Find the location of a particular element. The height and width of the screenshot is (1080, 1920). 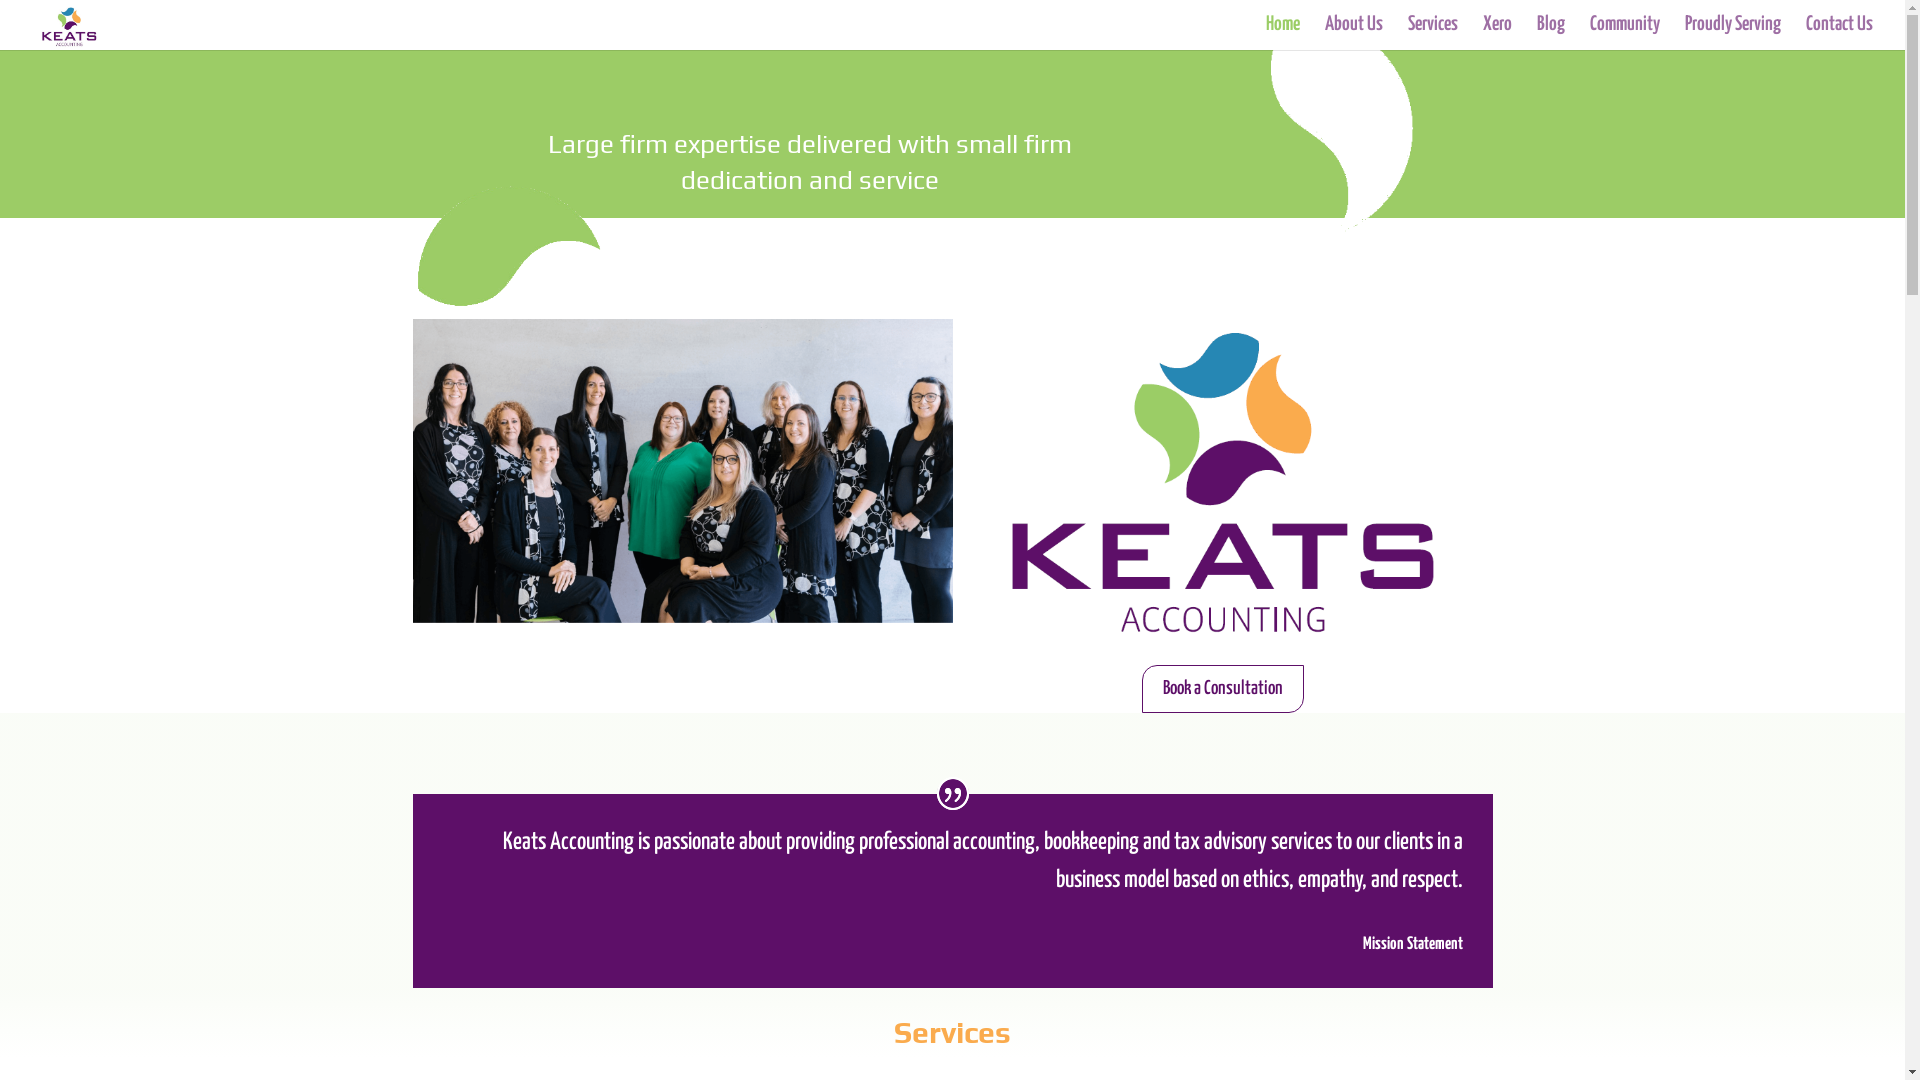

'keats-accounting-team' is located at coordinates (681, 470).